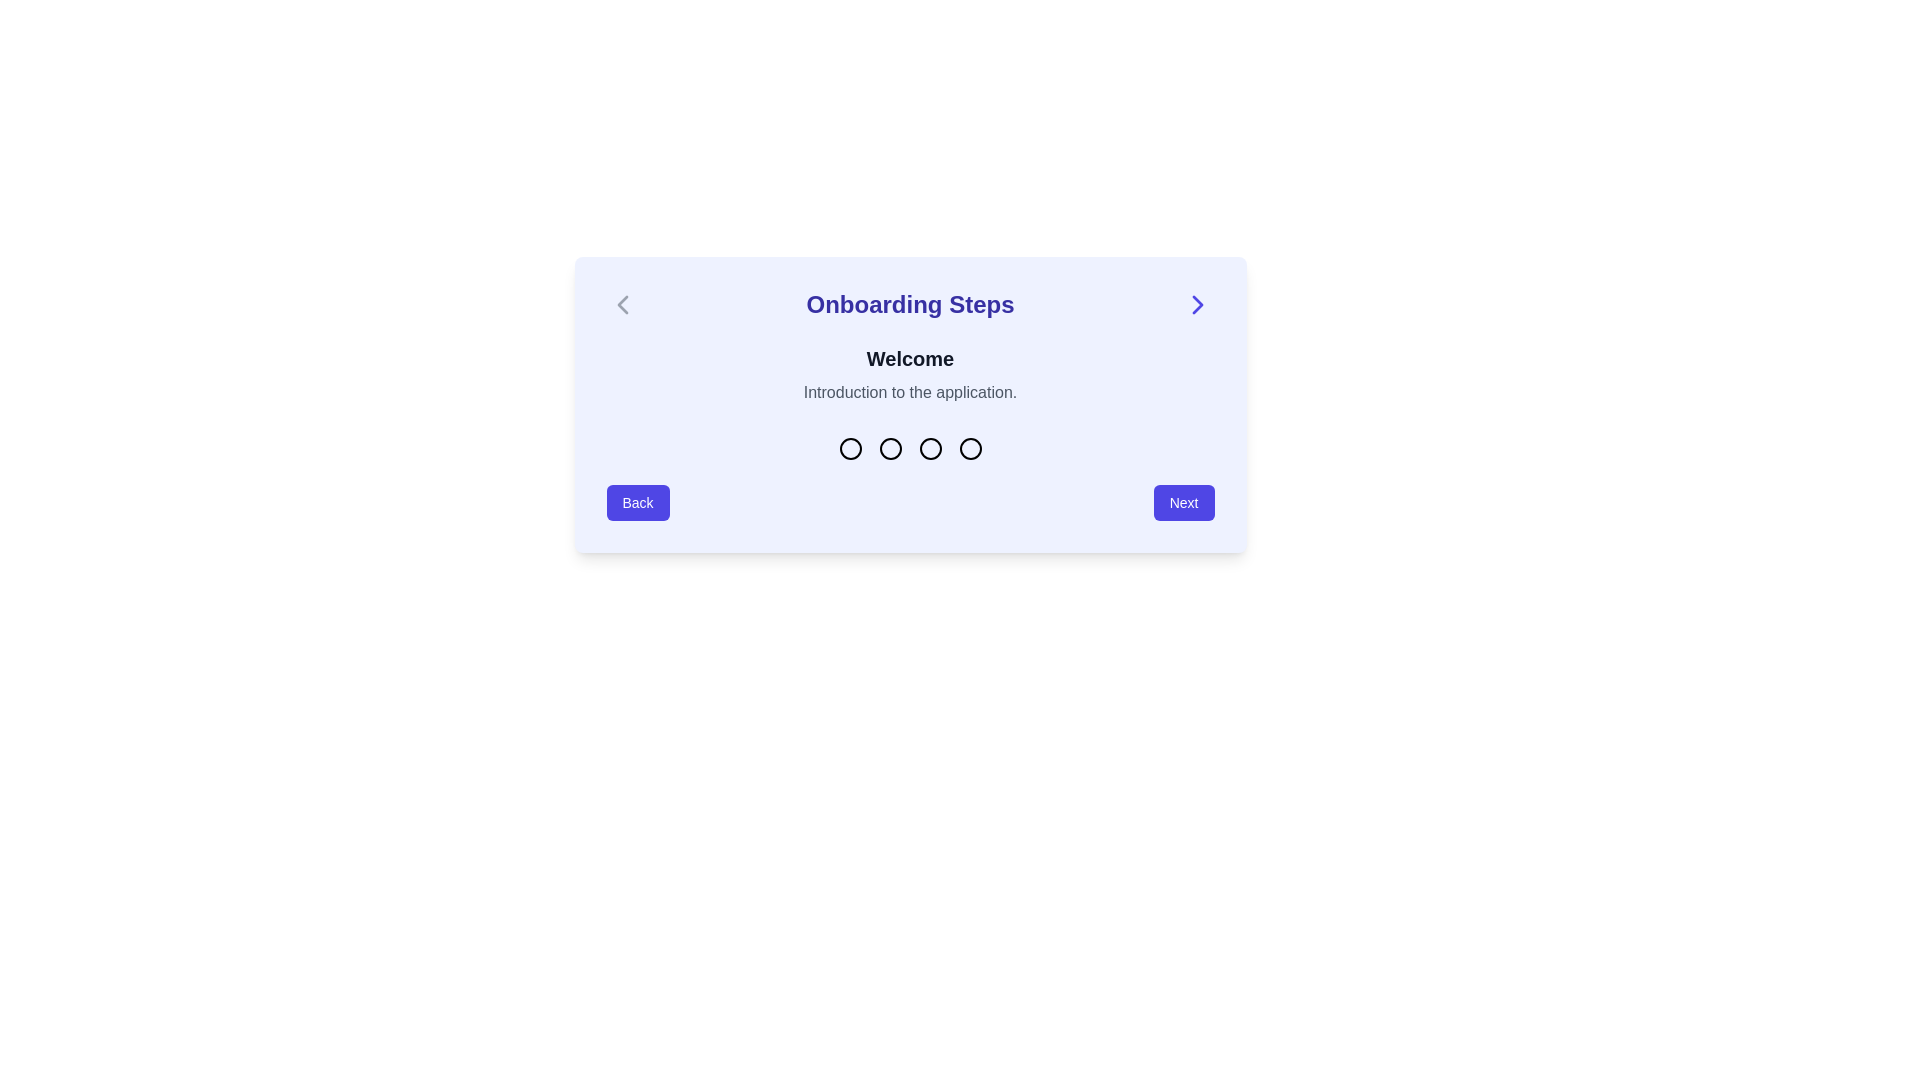 The image size is (1920, 1080). What do you see at coordinates (637, 501) in the screenshot?
I see `the 'Previous' button located at the bottom left of the onboarding panel to observe visual feedback` at bounding box center [637, 501].